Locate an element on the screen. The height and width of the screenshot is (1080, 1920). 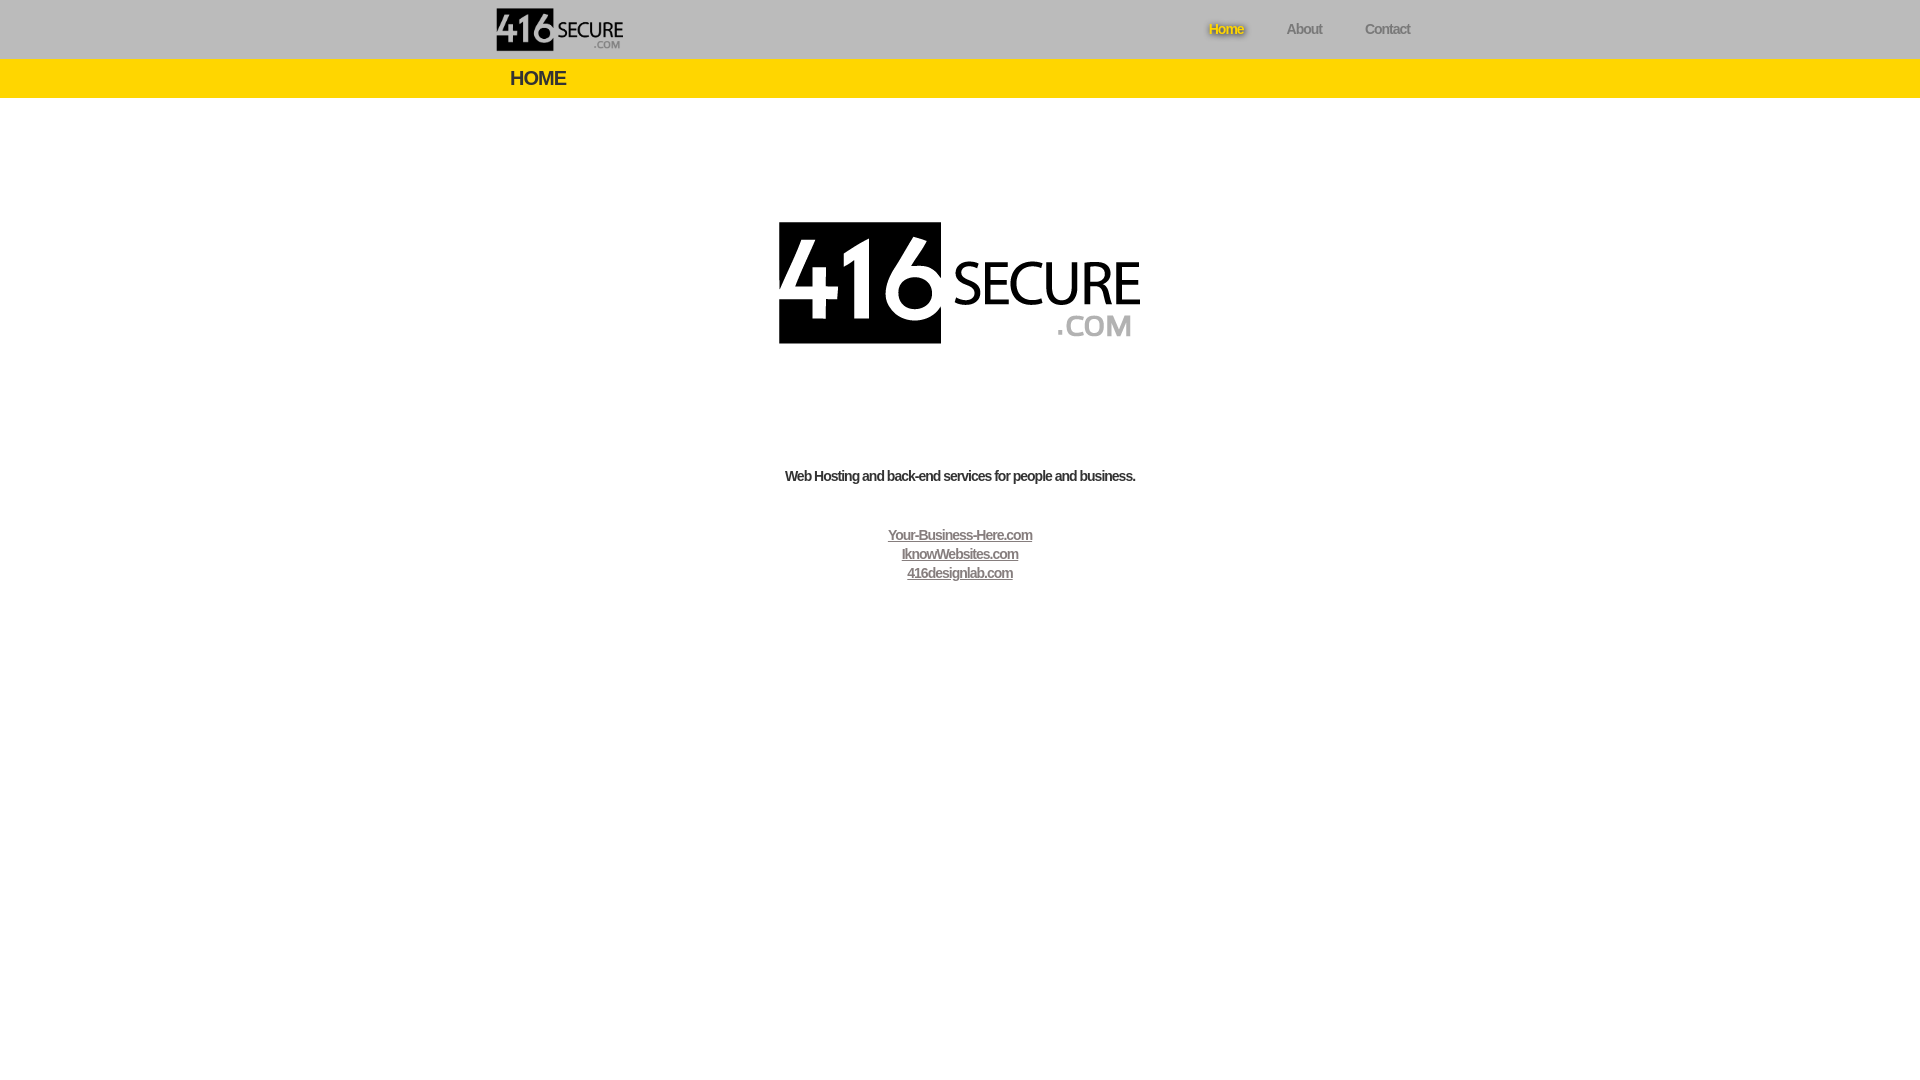
'About' is located at coordinates (1266, 29).